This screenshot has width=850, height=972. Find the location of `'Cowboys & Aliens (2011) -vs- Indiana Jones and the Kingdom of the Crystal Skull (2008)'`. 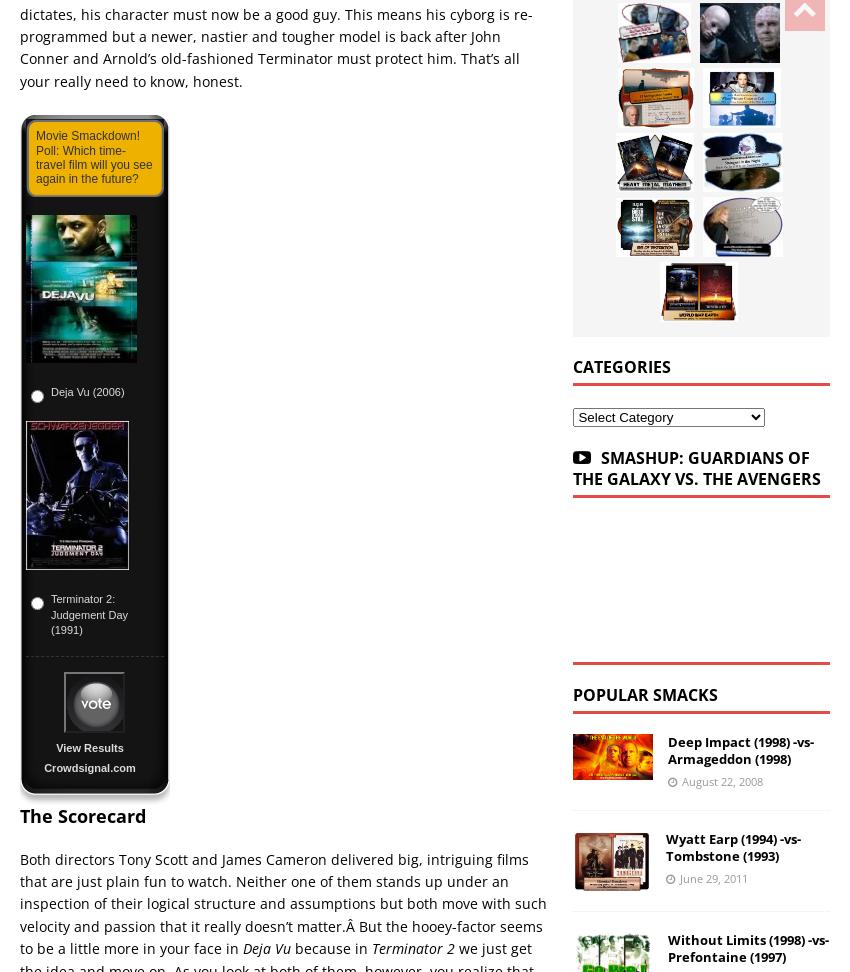

'Cowboys & Aliens (2011) -vs- Indiana Jones and the Kingdom of the Crystal Skull (2008)' is located at coordinates (159, 67).